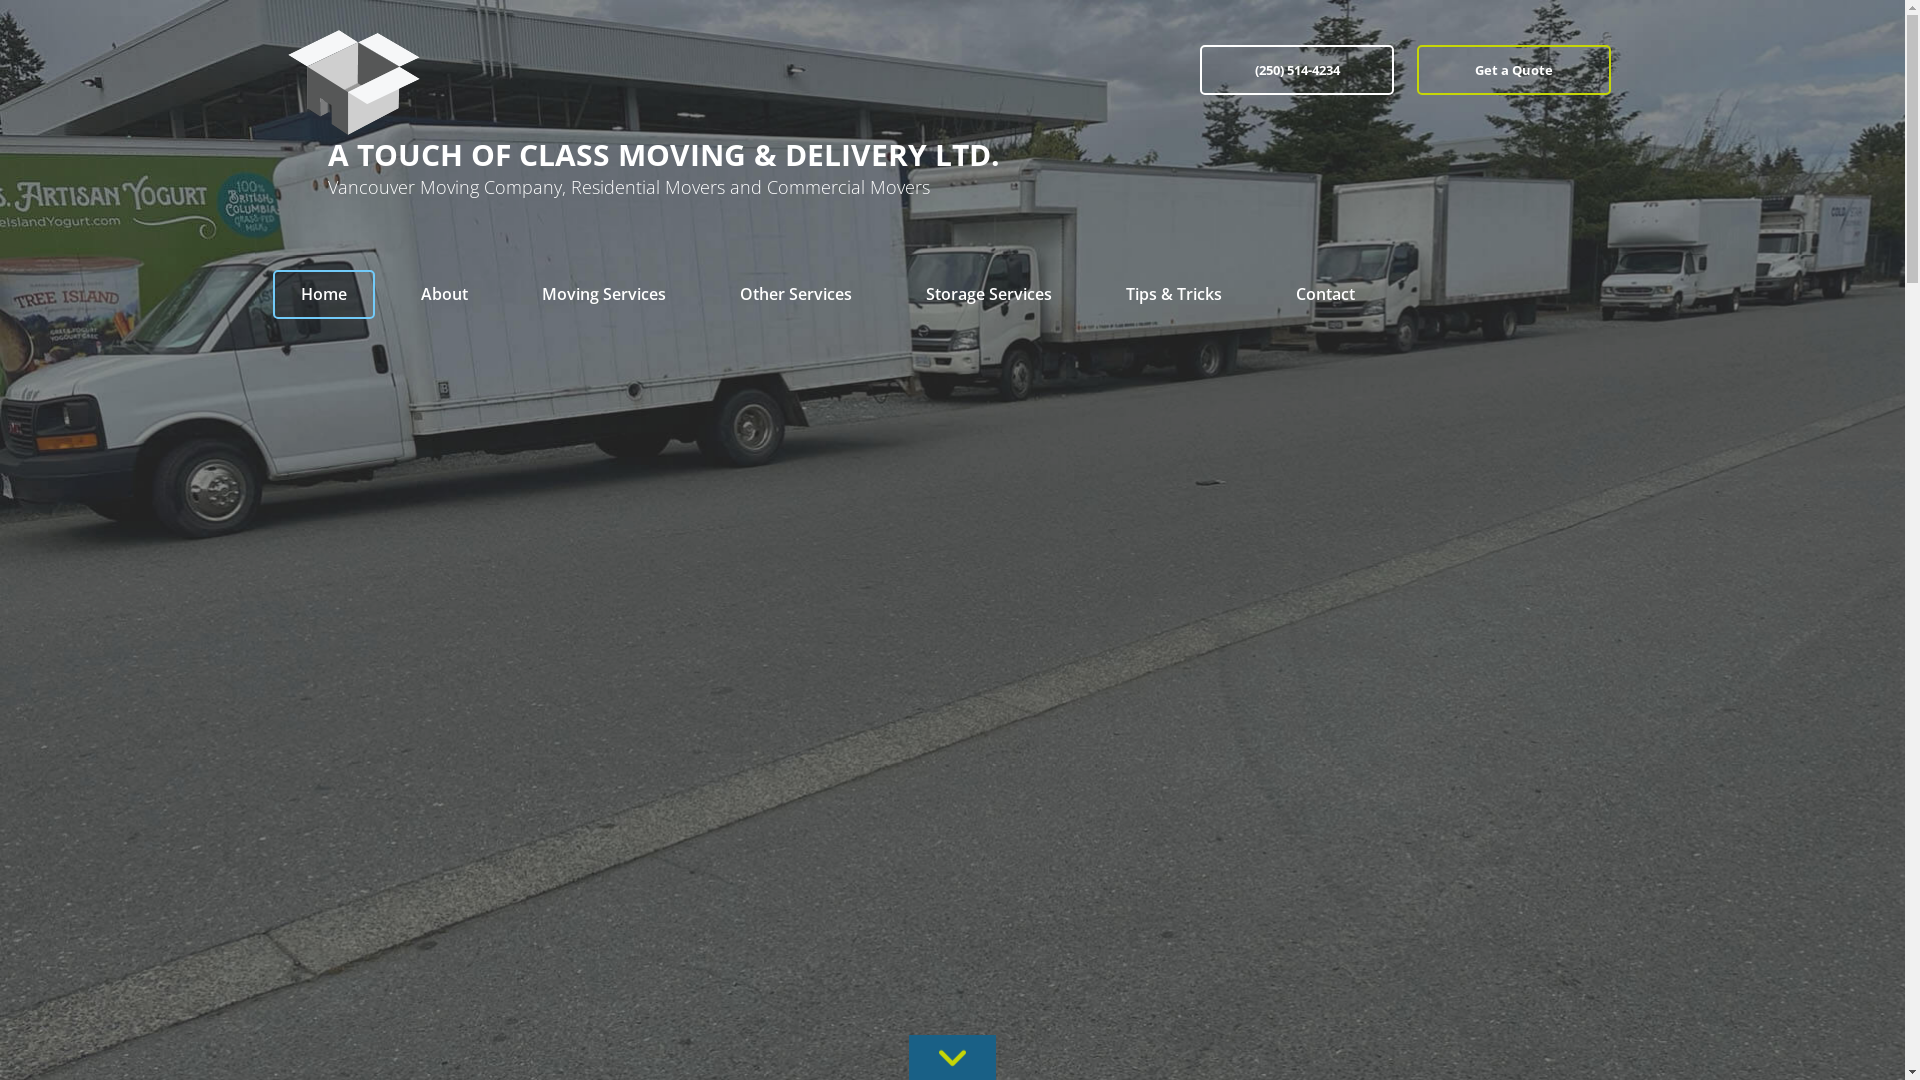  I want to click on 'Moving Services', so click(603, 294).